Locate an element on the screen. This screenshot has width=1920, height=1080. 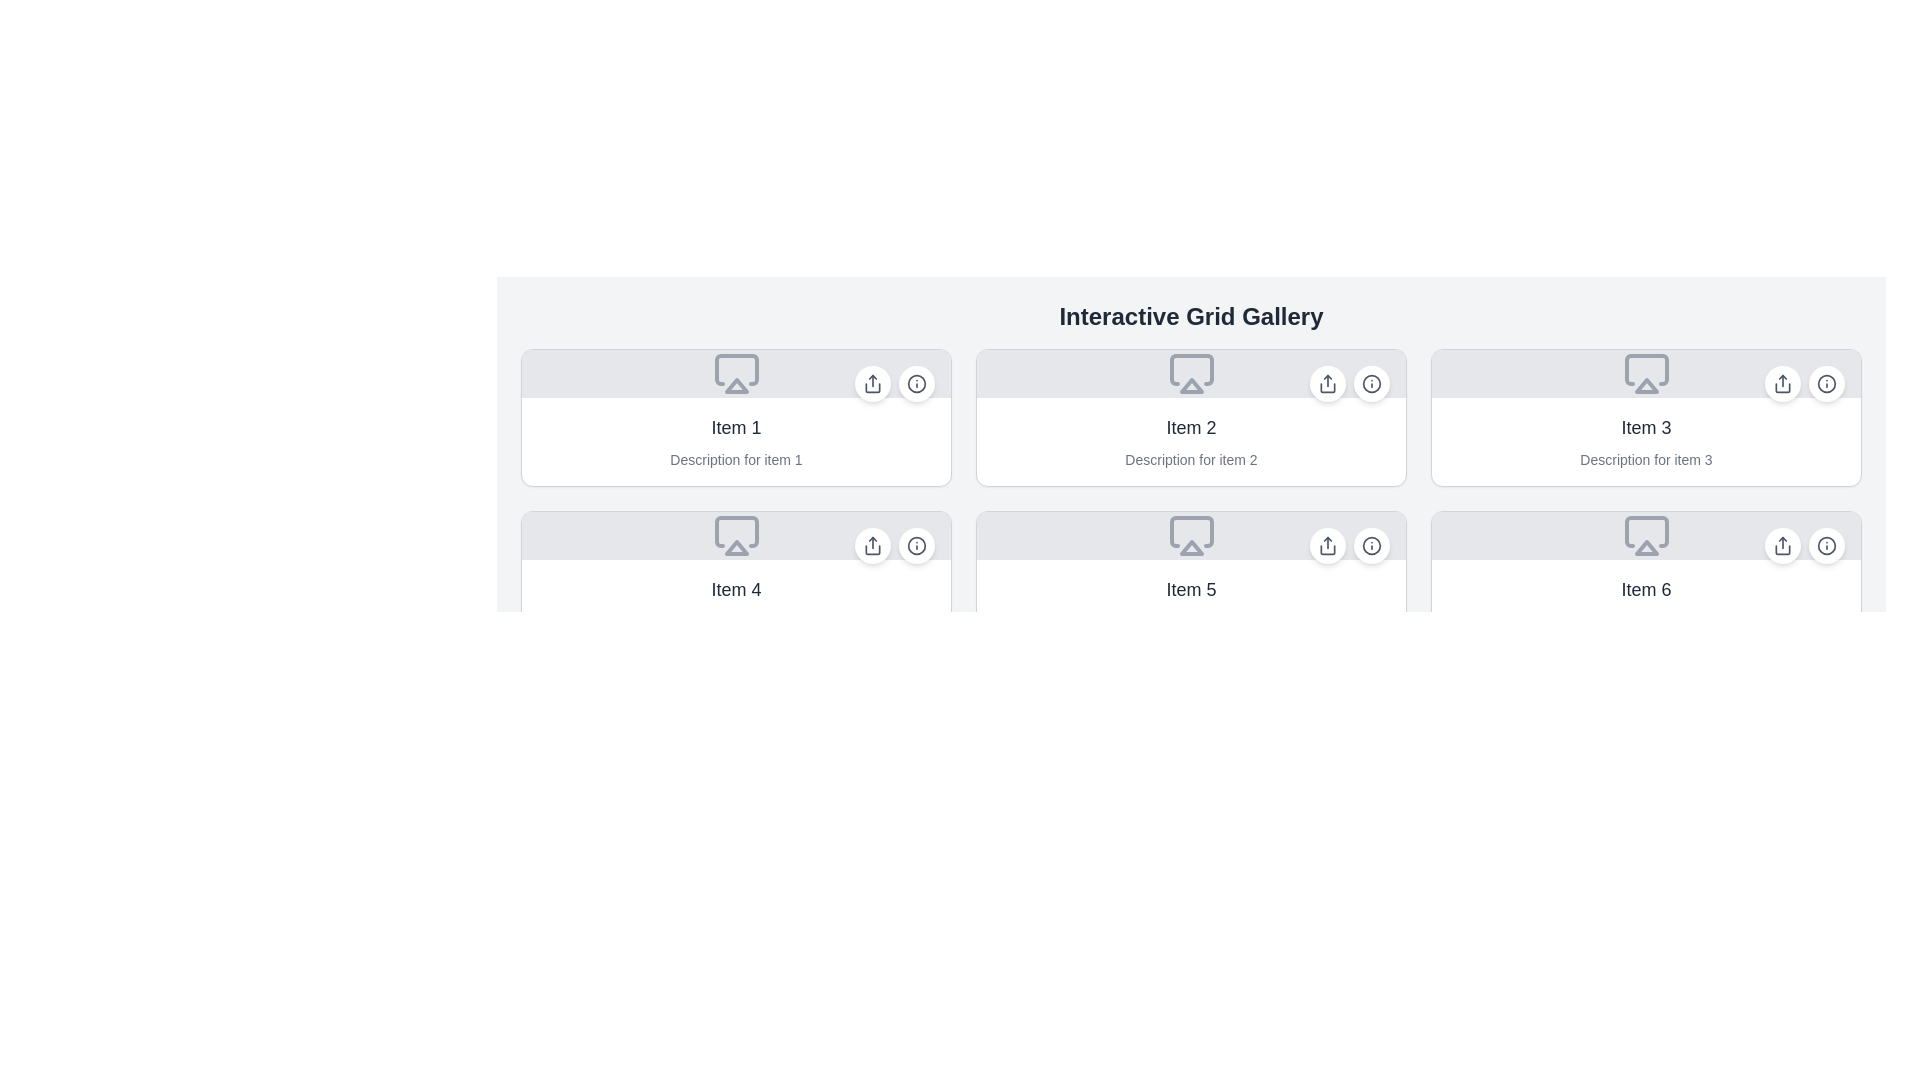
the SVG icon resembling a computer monitor, located in the top group of icons in the third cell of a 2x3 grid layout labeled 'Item 3'. The icon is styled with a grey color scheme indicating a disabled state is located at coordinates (1646, 374).